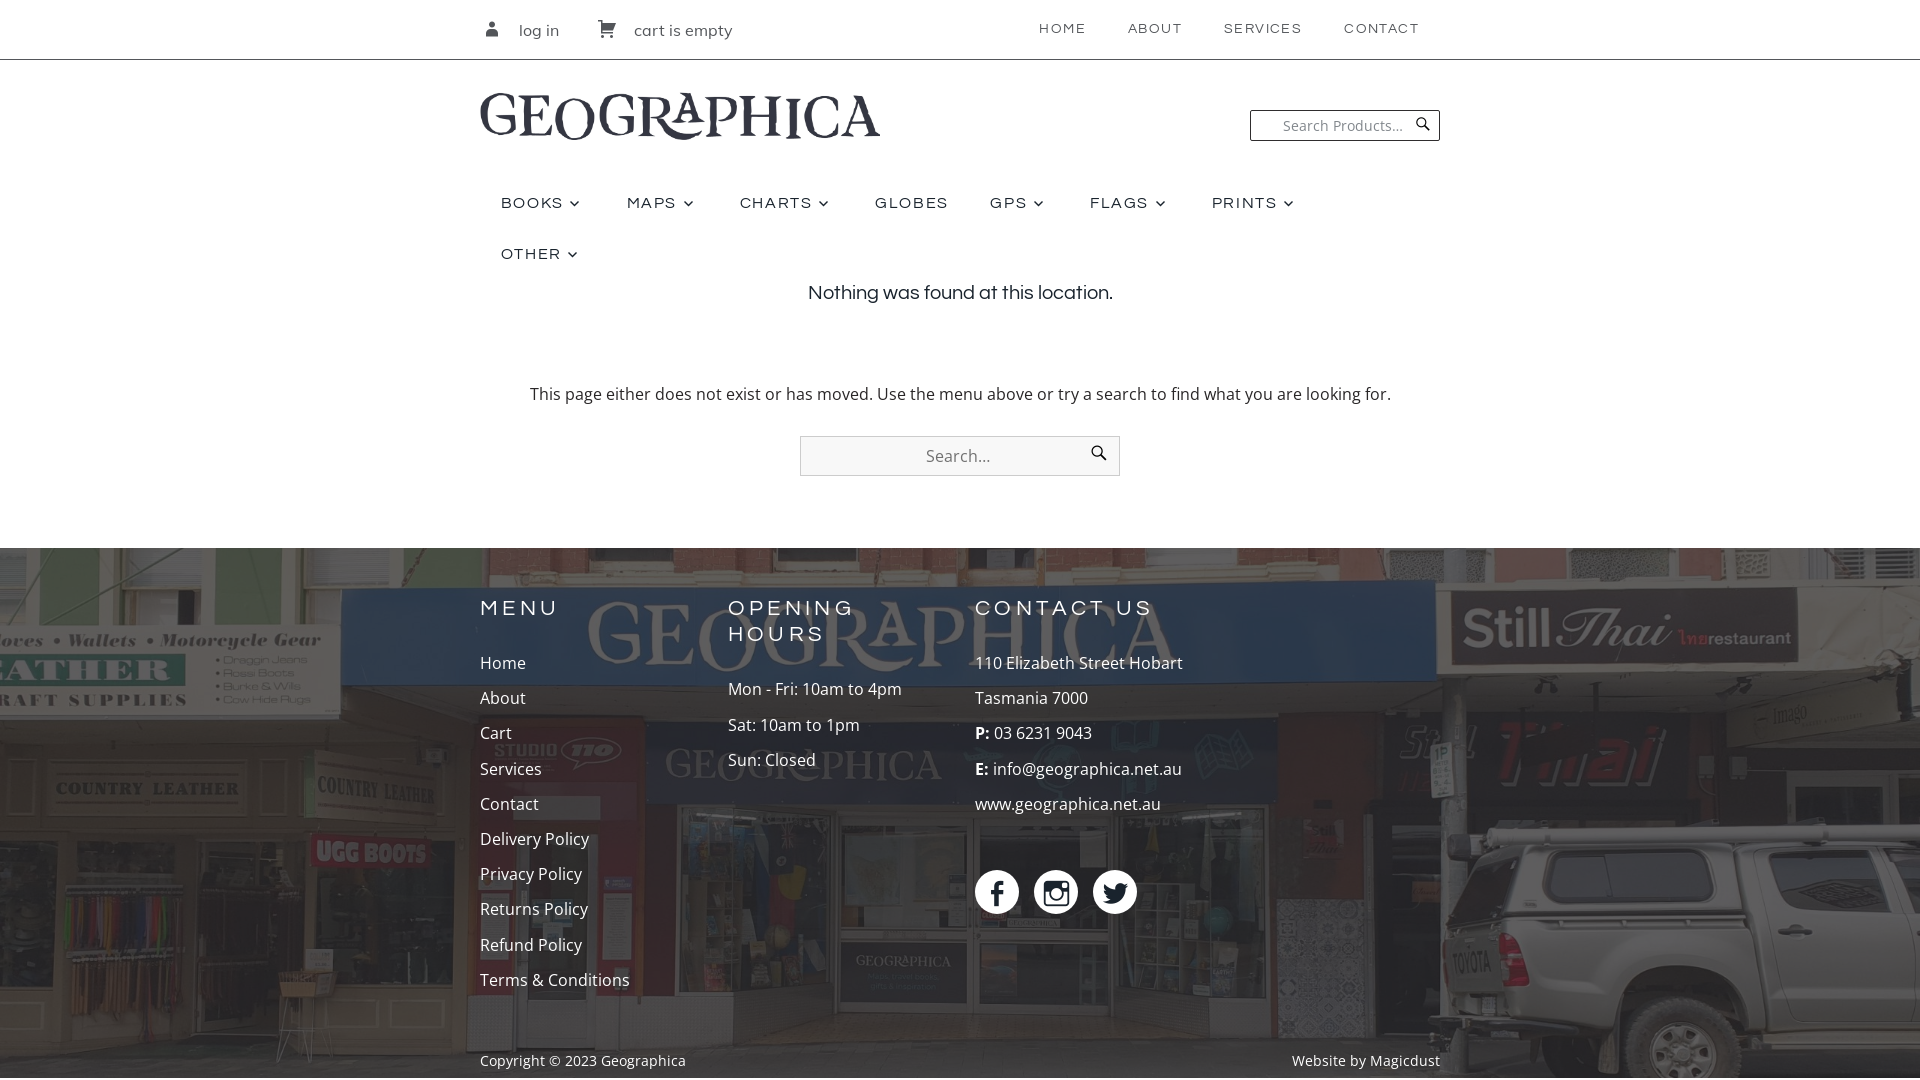 This screenshot has height=1080, width=1920. Describe the element at coordinates (854, 203) in the screenshot. I see `'GLOBES'` at that location.